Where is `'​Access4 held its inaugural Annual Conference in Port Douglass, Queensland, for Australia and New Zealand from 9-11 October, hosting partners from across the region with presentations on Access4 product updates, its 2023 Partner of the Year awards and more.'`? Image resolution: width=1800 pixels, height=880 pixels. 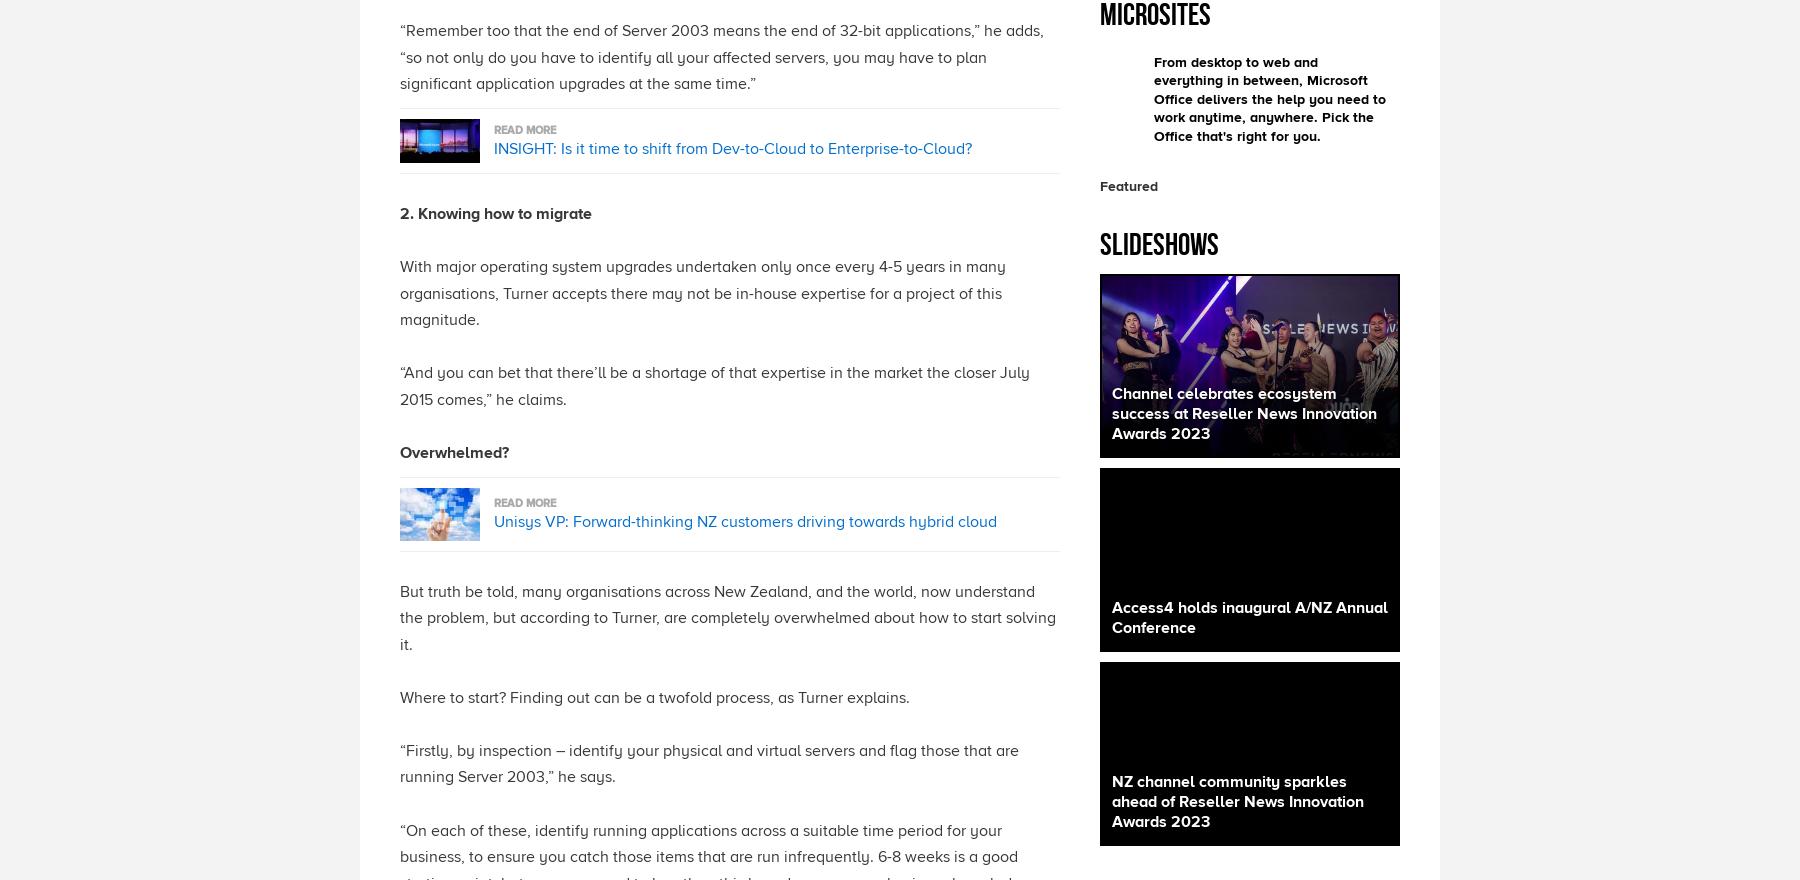
'​Access4 held its inaugural Annual Conference in Port Douglass, Queensland, for Australia and New Zealand from 9-11 October, hosting partners from across the region with presentations on Access4 product updates, its 2023 Partner of the Year awards and more.' is located at coordinates (1249, 685).